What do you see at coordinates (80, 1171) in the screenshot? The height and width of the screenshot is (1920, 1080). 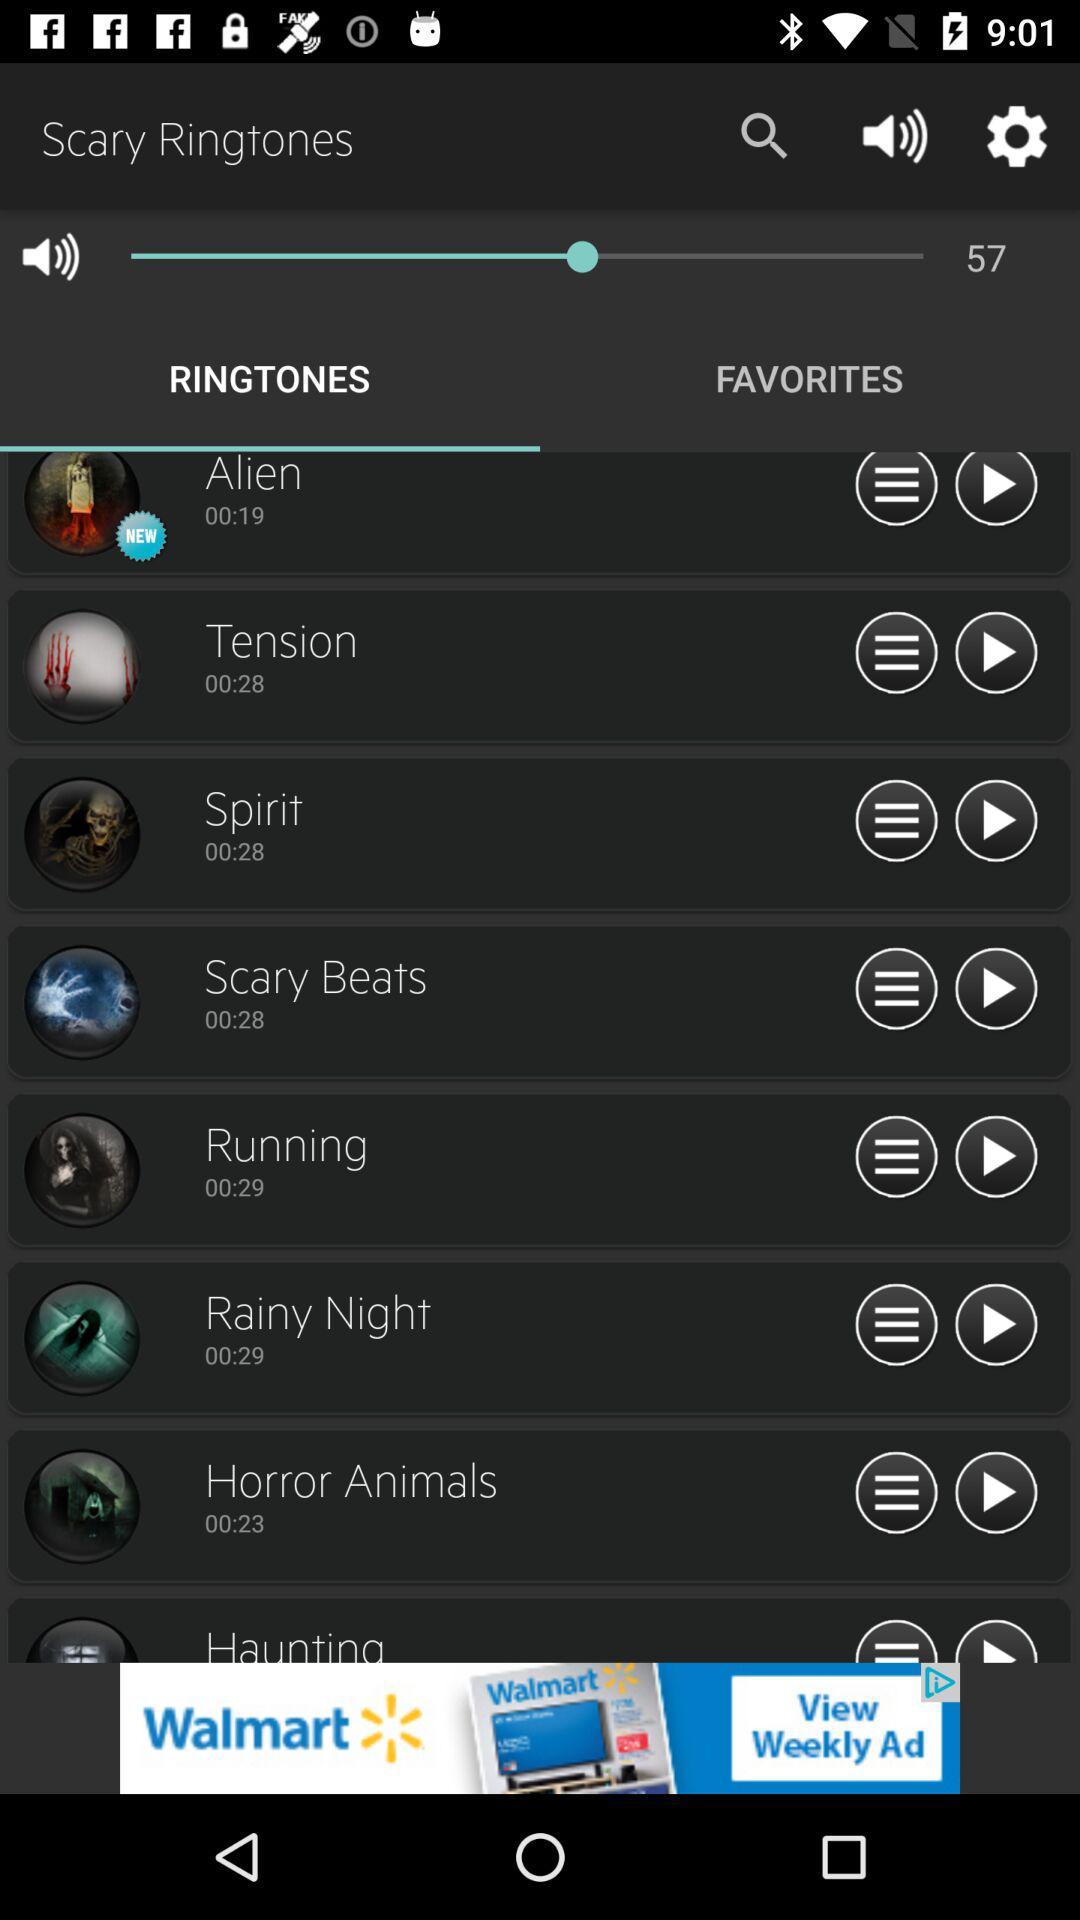 I see `display picture for ringtone` at bounding box center [80, 1171].